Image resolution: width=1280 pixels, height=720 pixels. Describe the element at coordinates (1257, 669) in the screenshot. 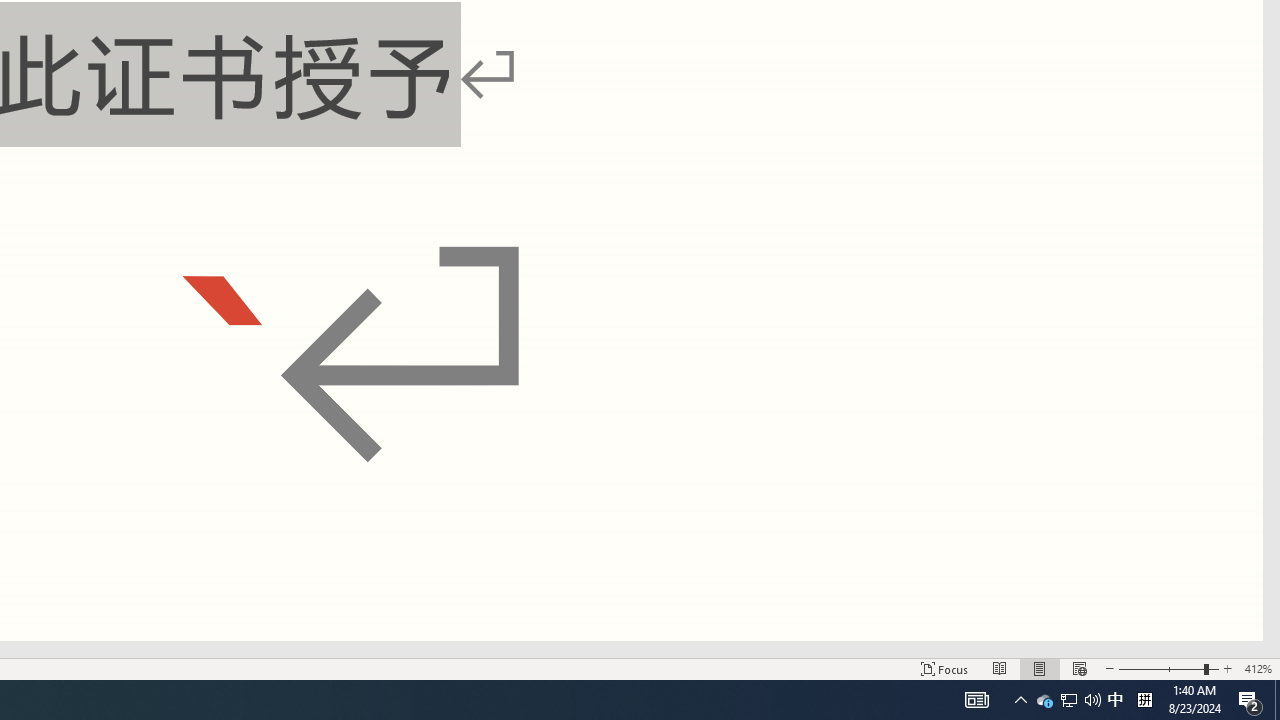

I see `'Zoom 412%'` at that location.